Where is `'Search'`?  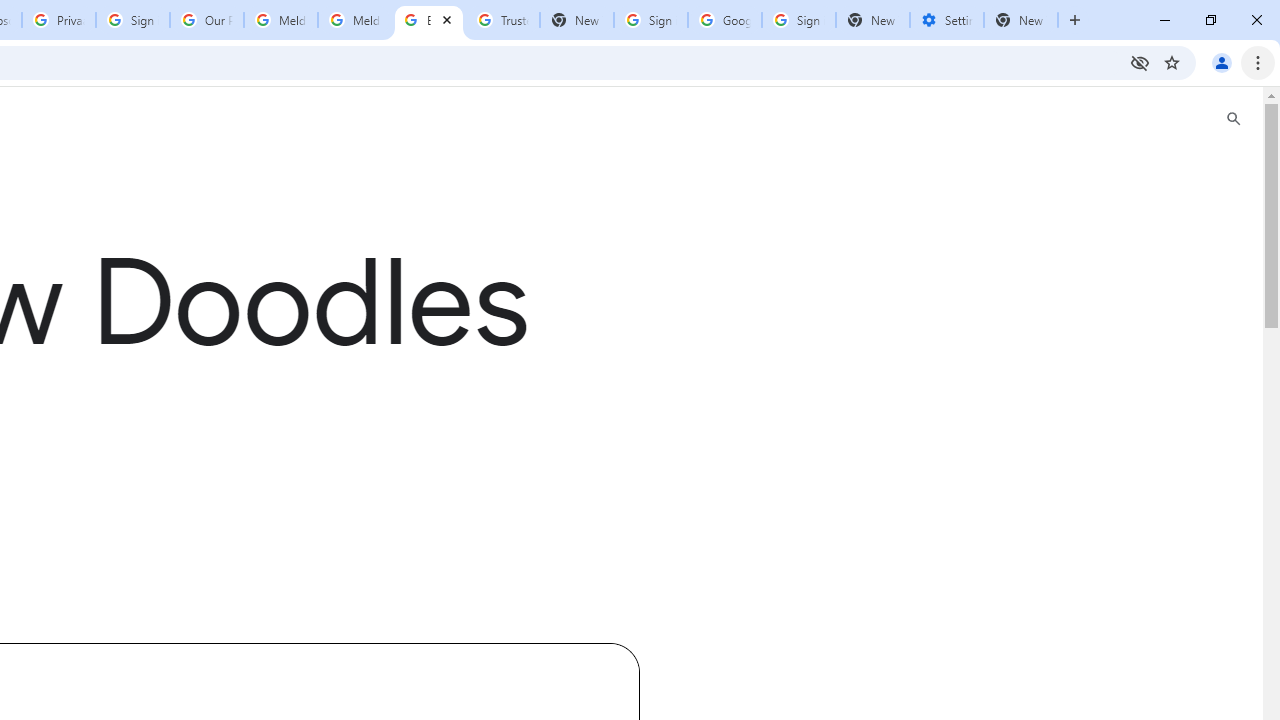
'Search' is located at coordinates (1232, 119).